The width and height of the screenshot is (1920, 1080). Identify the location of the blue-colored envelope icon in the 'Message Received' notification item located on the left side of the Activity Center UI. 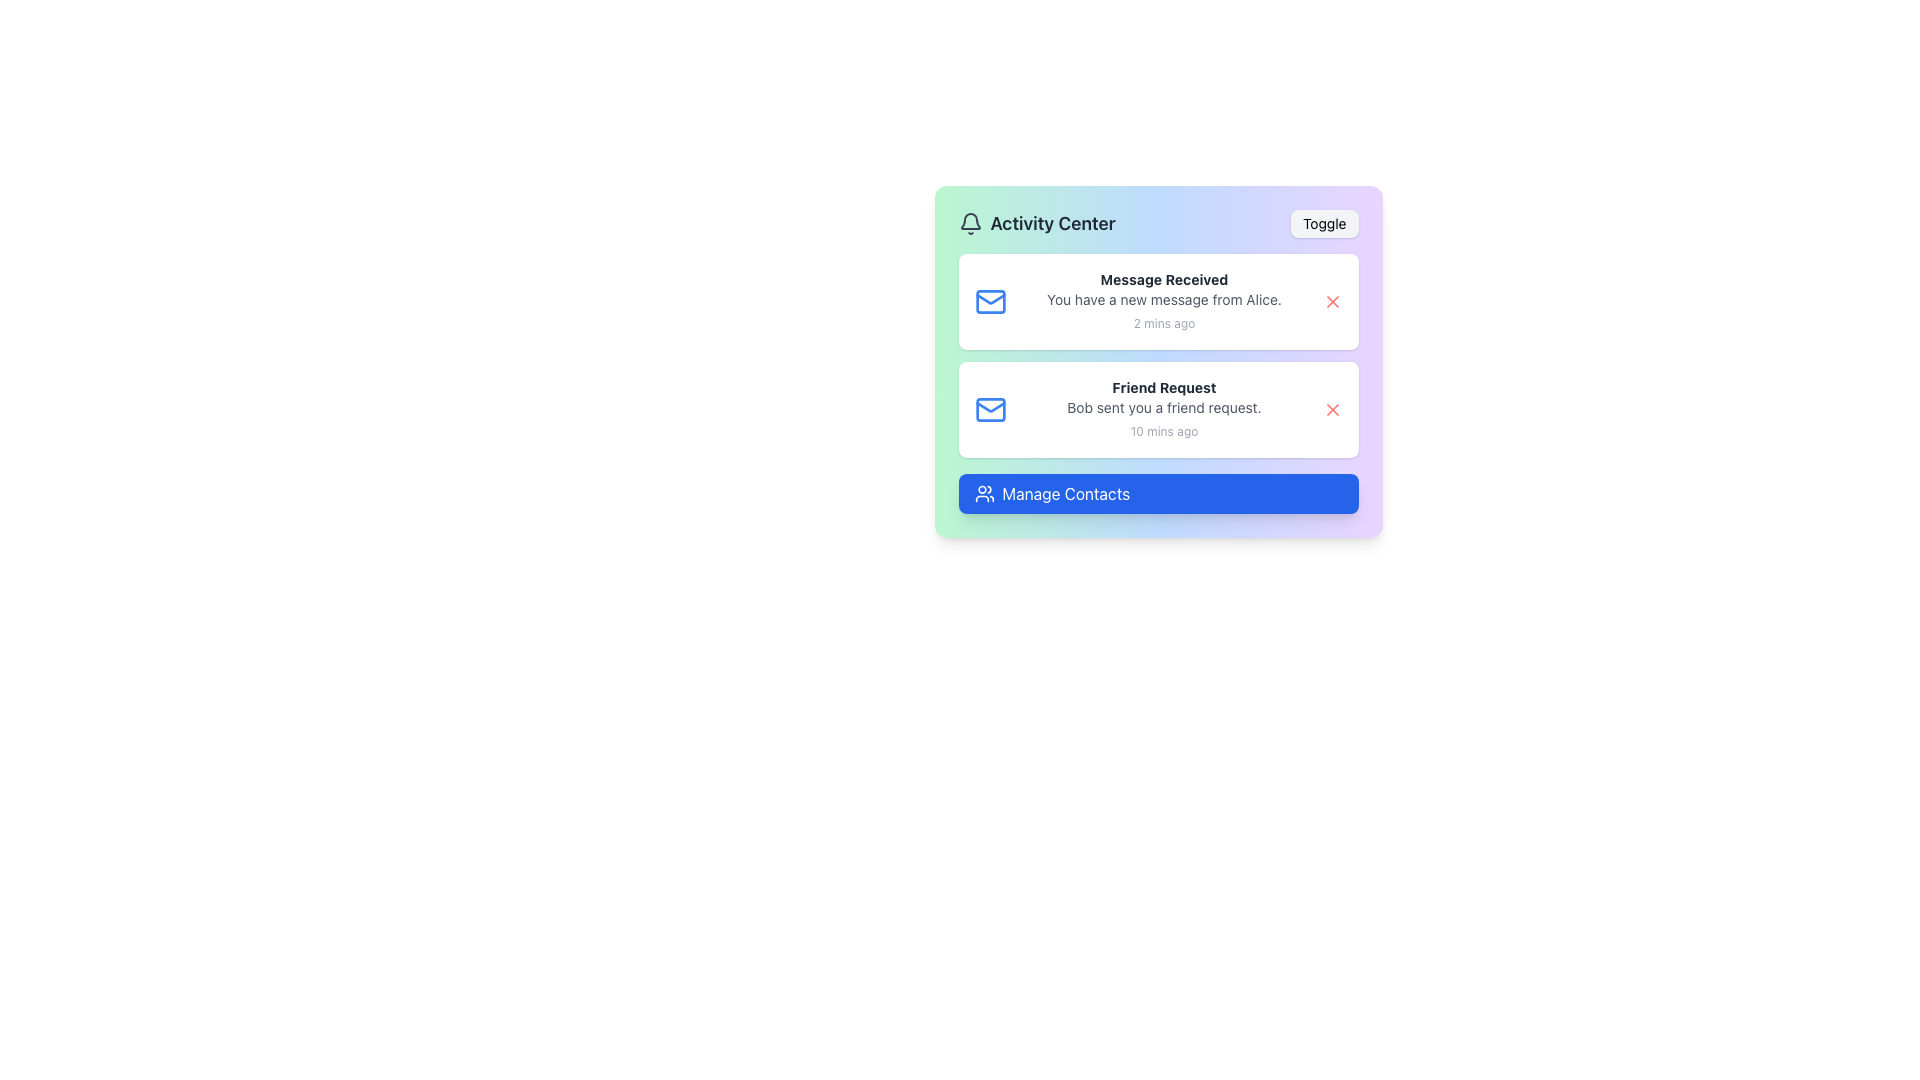
(990, 406).